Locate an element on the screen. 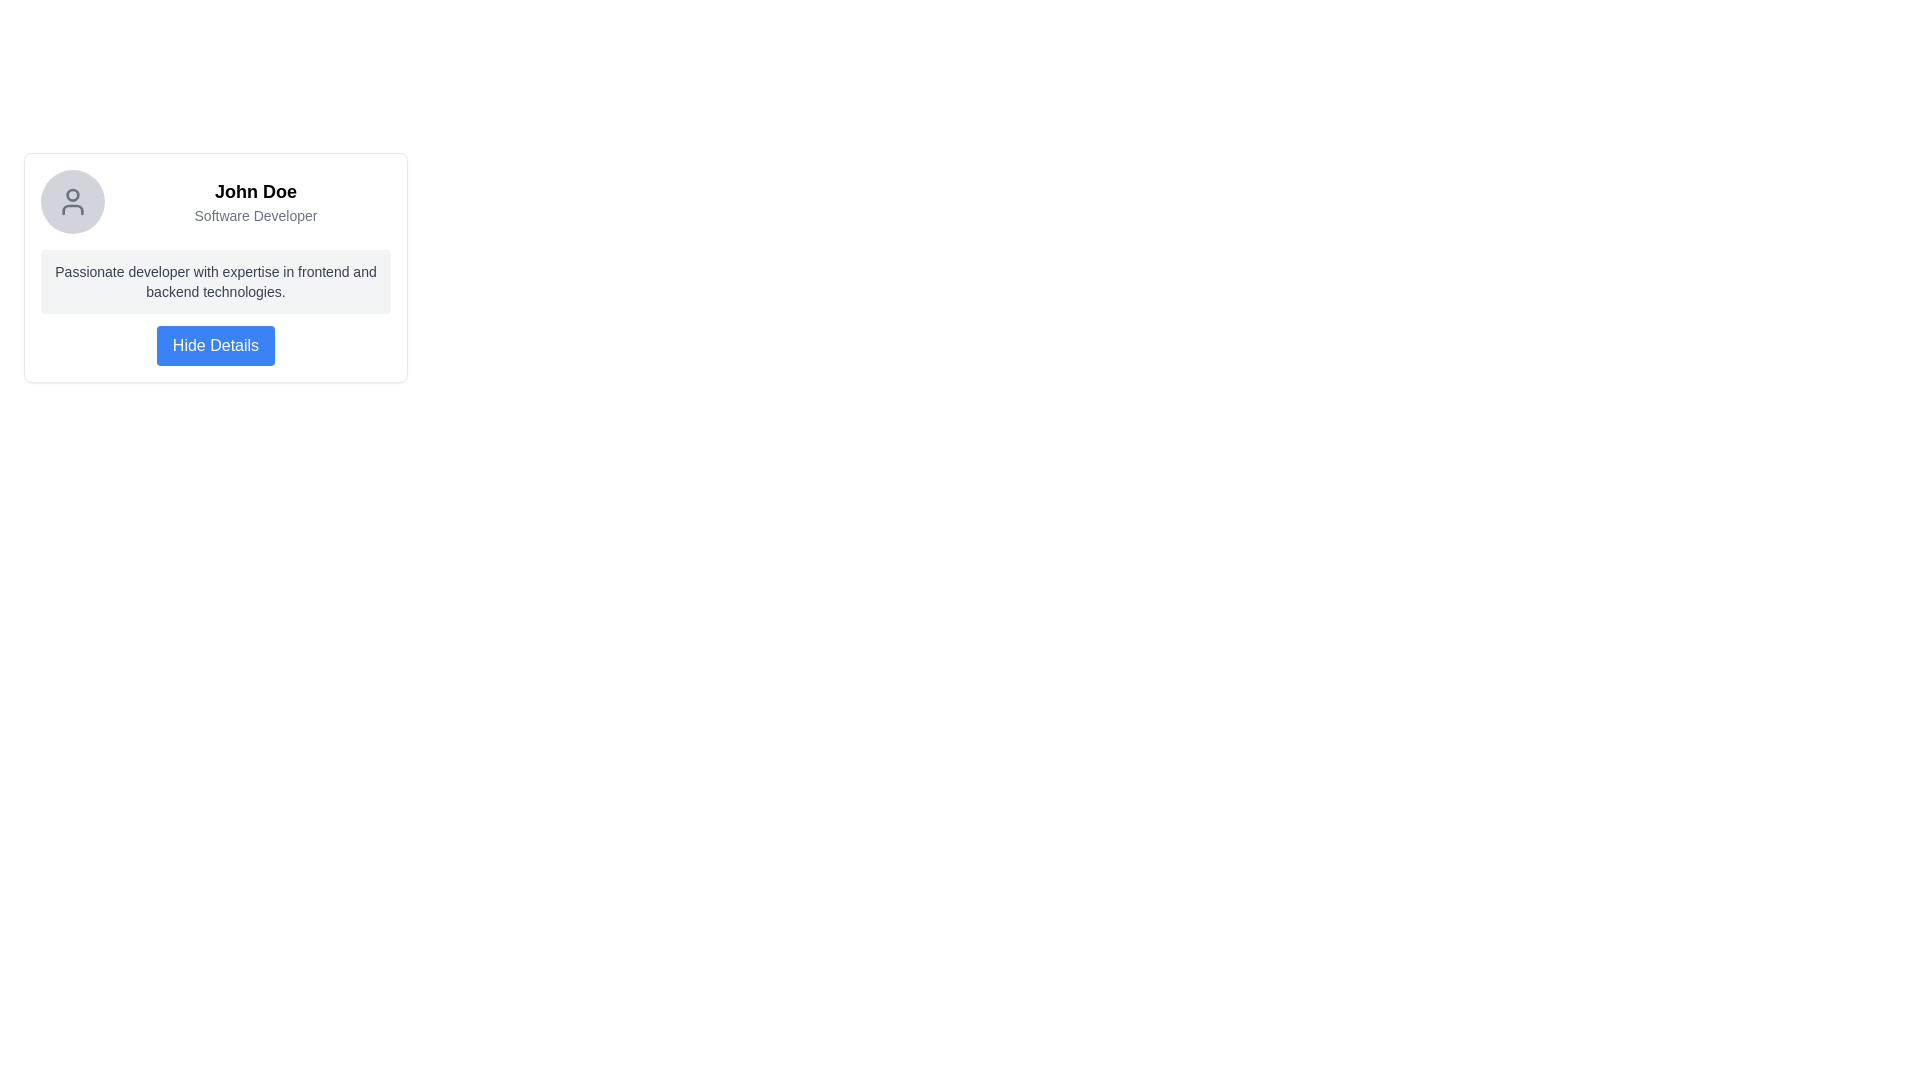 The height and width of the screenshot is (1080, 1920). the descriptive text that summarizes the user's skills and expertise, located beneath the 'John Doe' header and above the 'Hide Details' button is located at coordinates (216, 281).